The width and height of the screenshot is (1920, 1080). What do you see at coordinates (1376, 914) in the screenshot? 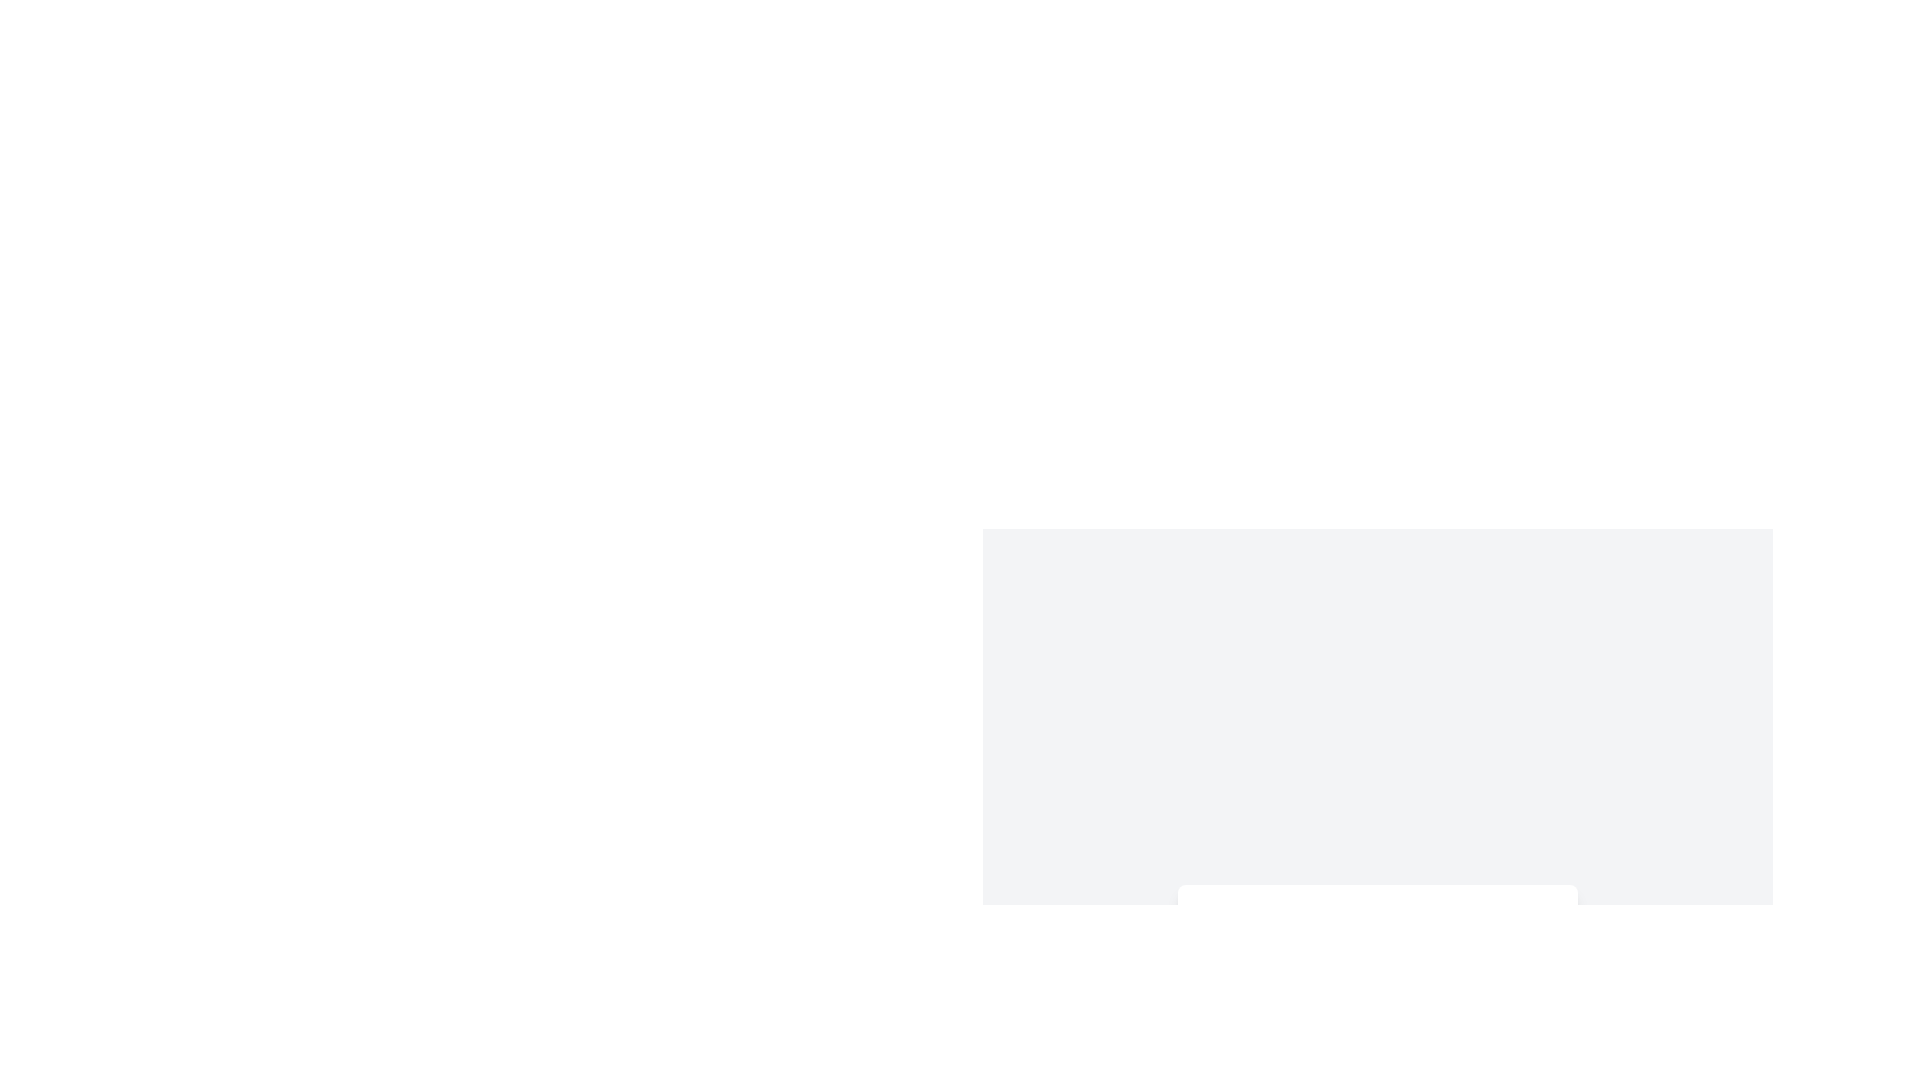
I see `the Dropdown Toggle labeled 'Select Categories' to potentially reveal a tooltip or effect` at bounding box center [1376, 914].